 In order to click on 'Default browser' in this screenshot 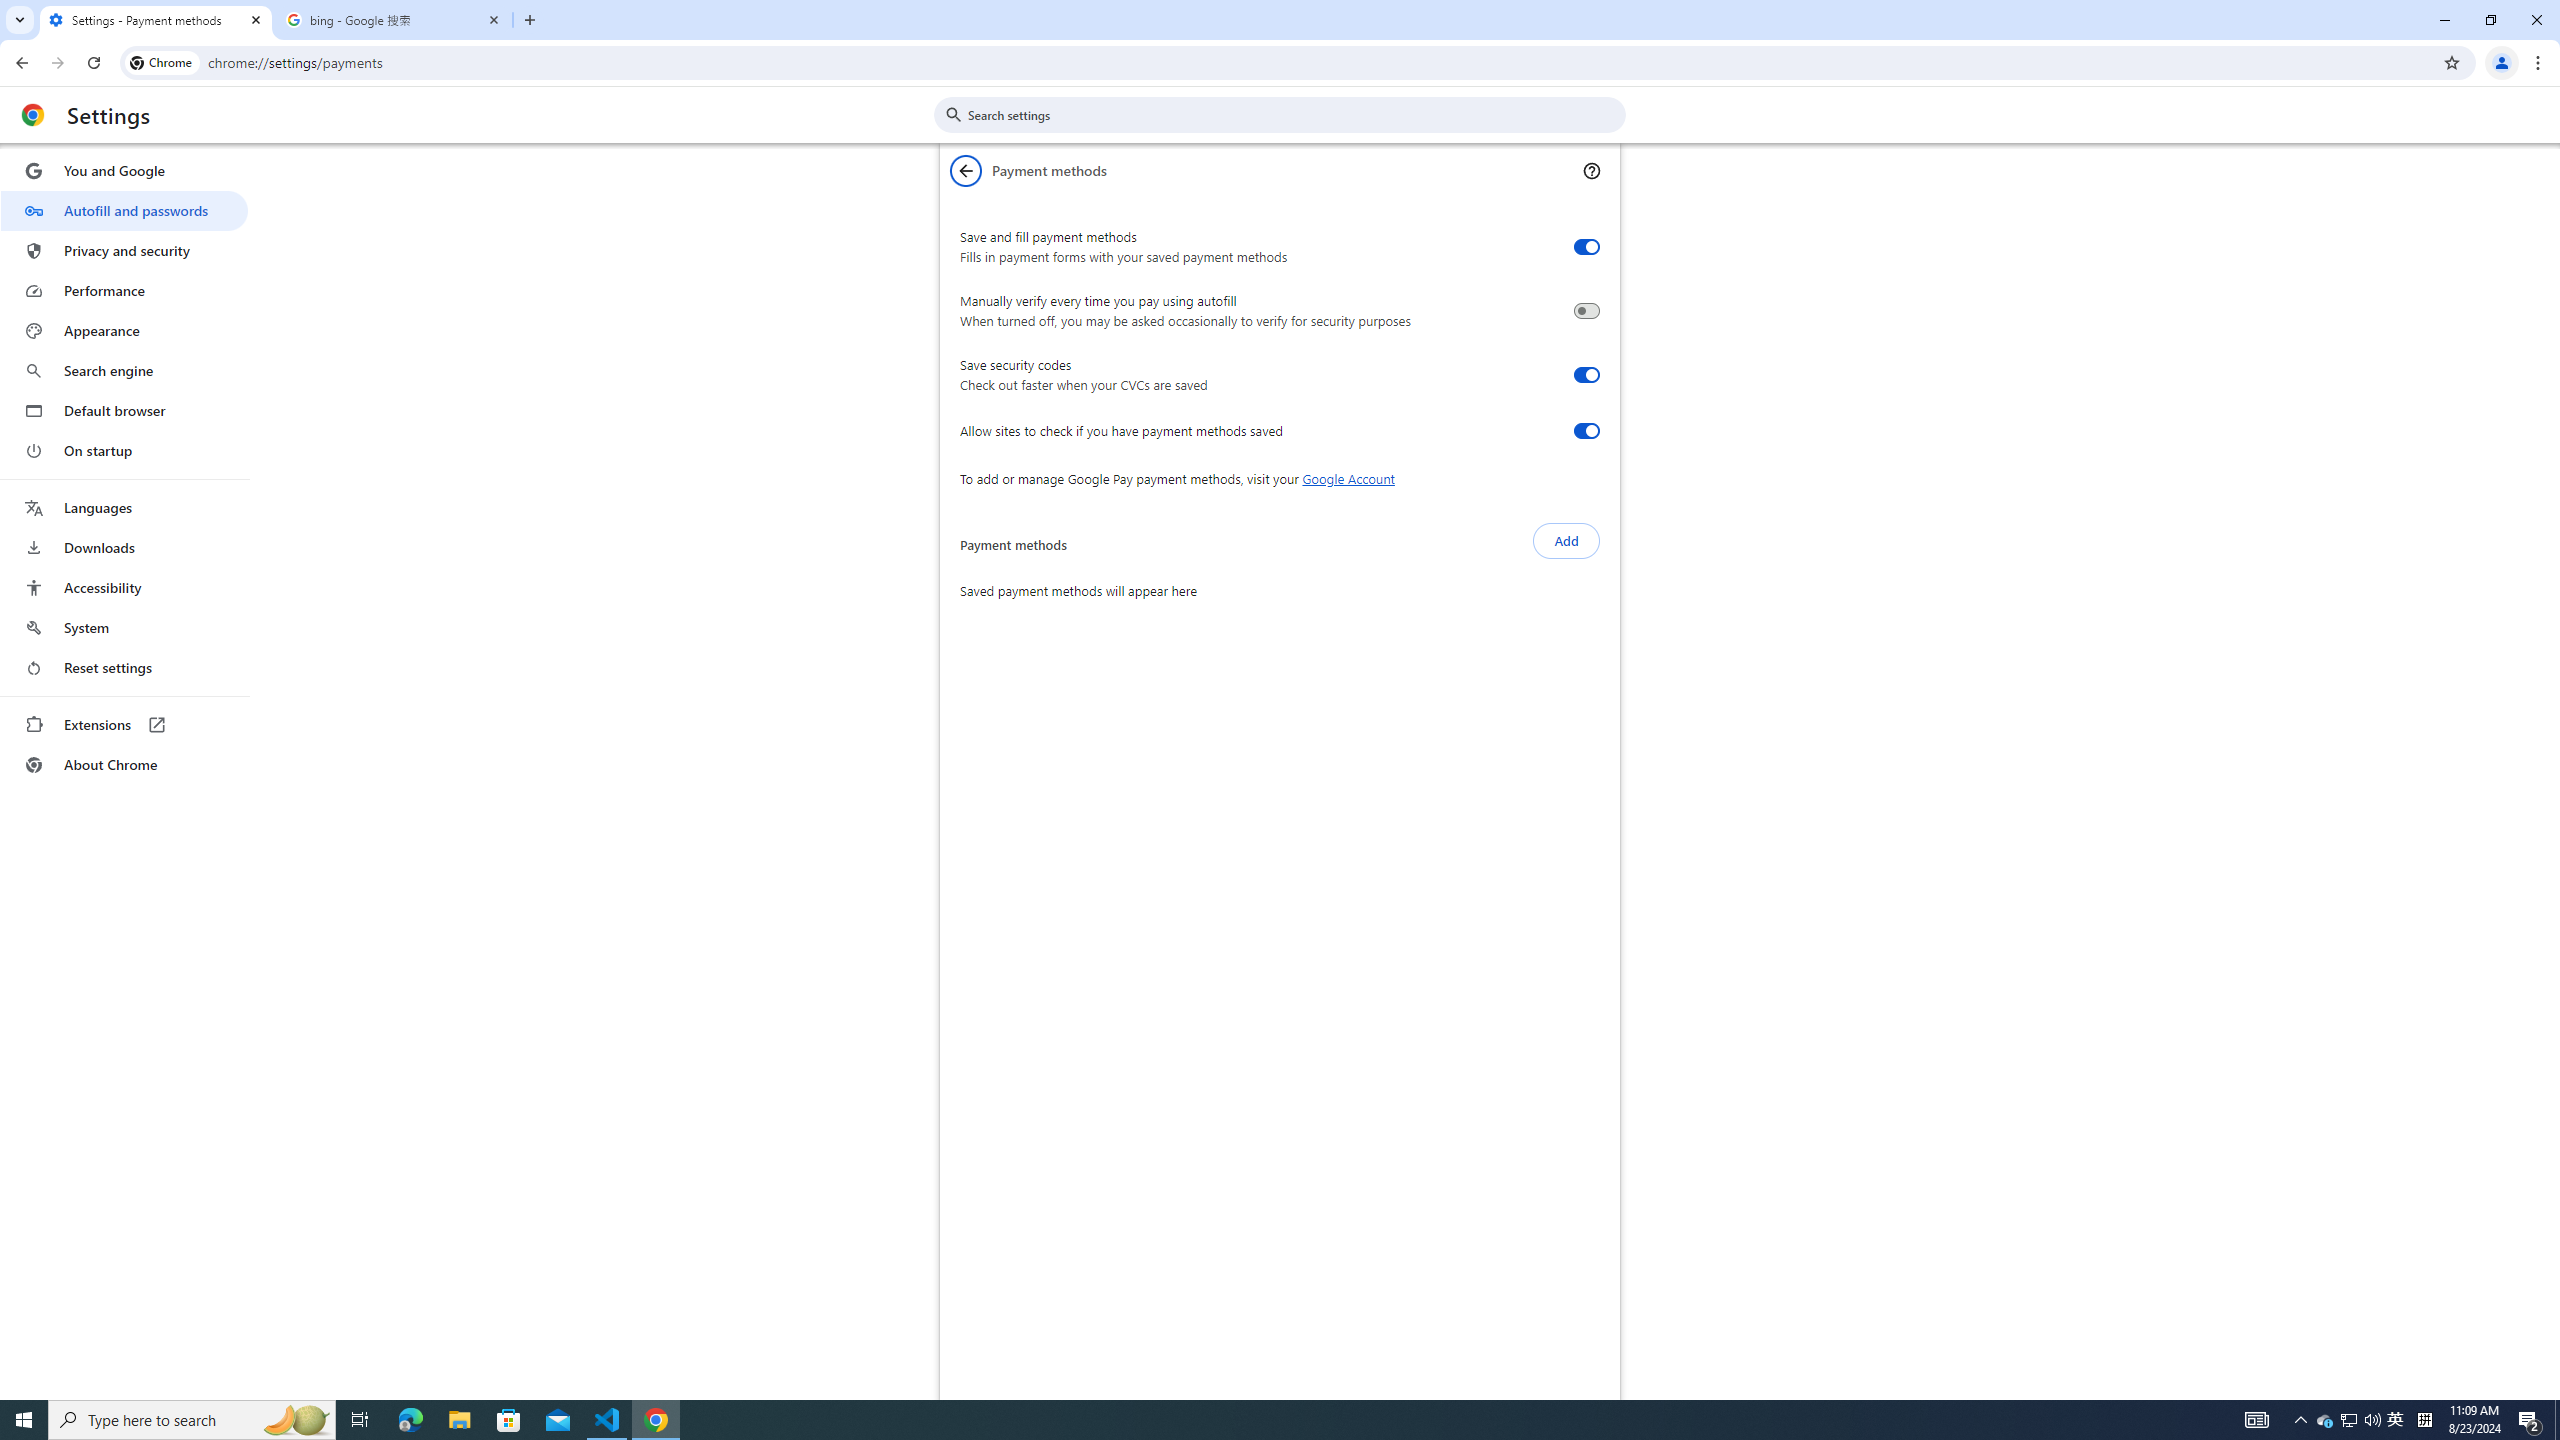, I will do `click(123, 410)`.